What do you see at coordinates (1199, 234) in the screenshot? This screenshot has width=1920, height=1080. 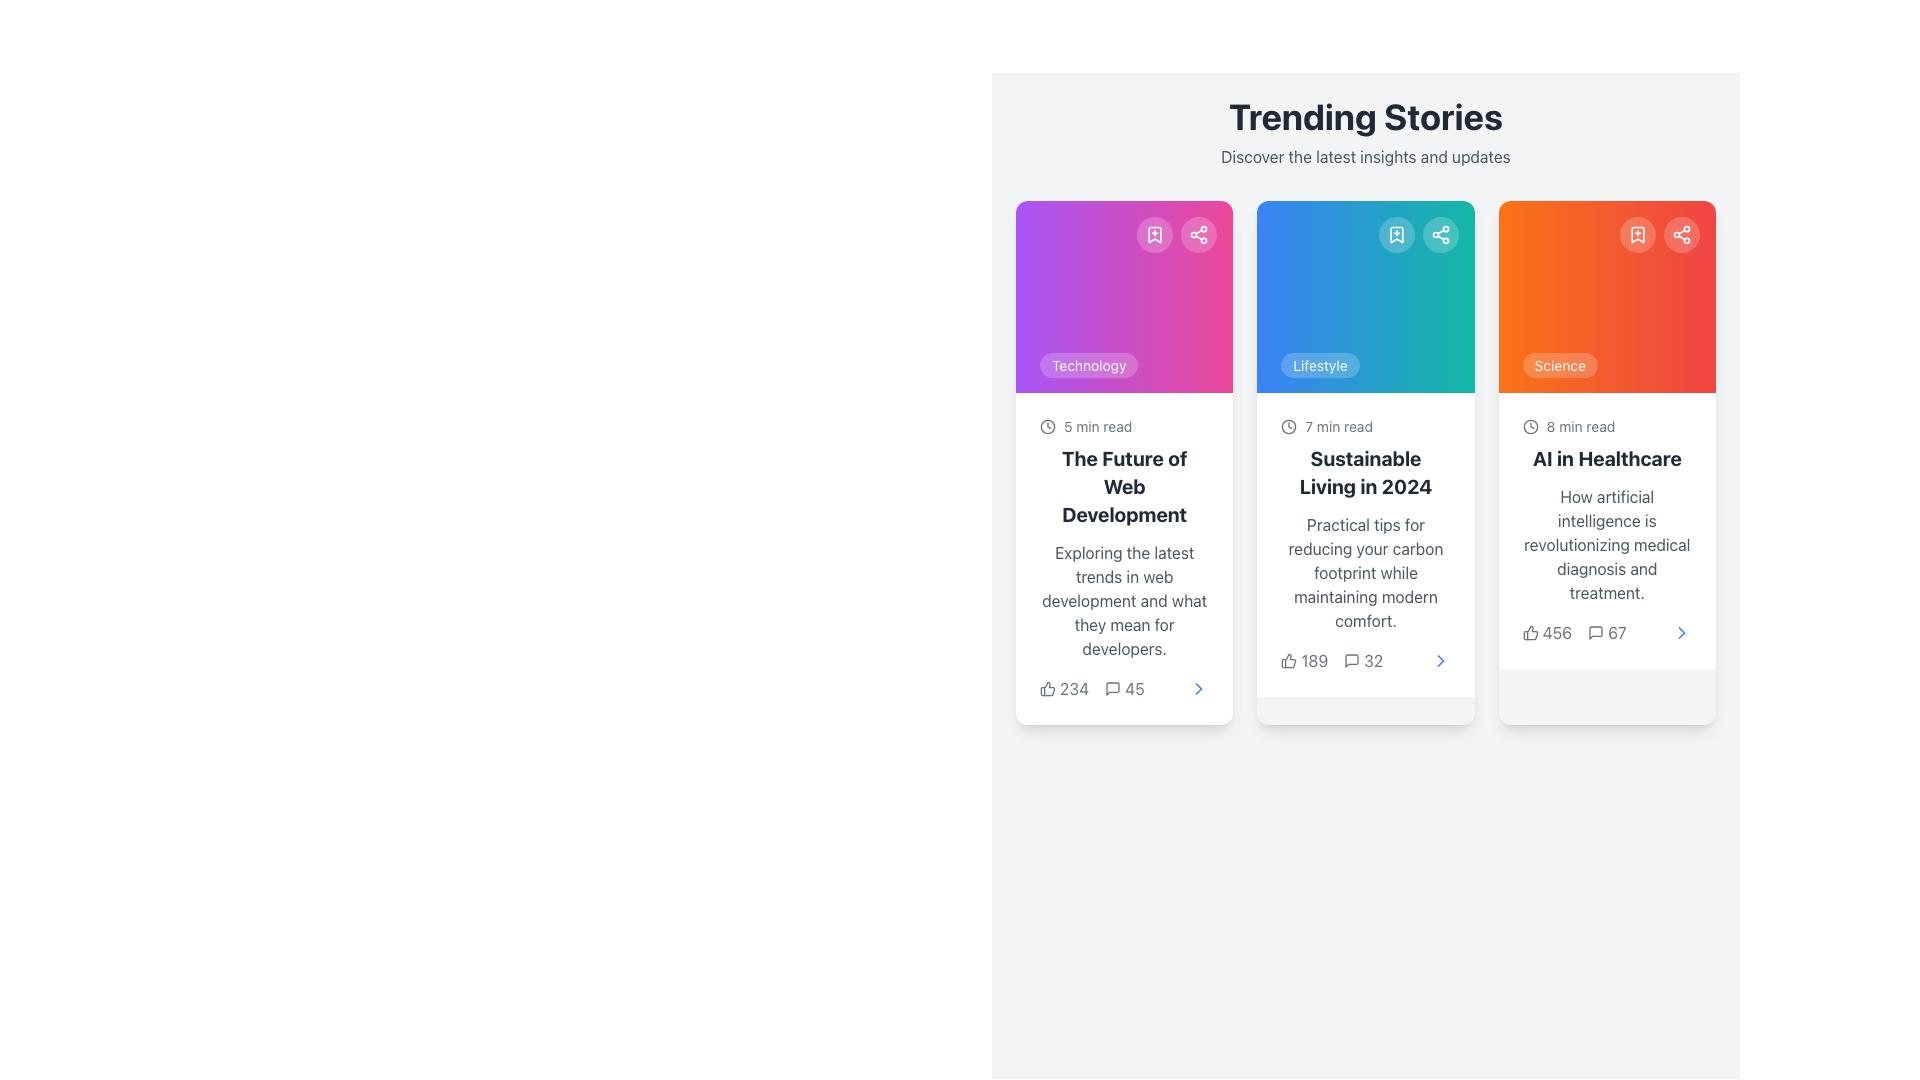 I see `the share button icon located in the top-right corner of the first card in the 'Trending Stories' section, which features a gradient background and the label 'Technology'` at bounding box center [1199, 234].